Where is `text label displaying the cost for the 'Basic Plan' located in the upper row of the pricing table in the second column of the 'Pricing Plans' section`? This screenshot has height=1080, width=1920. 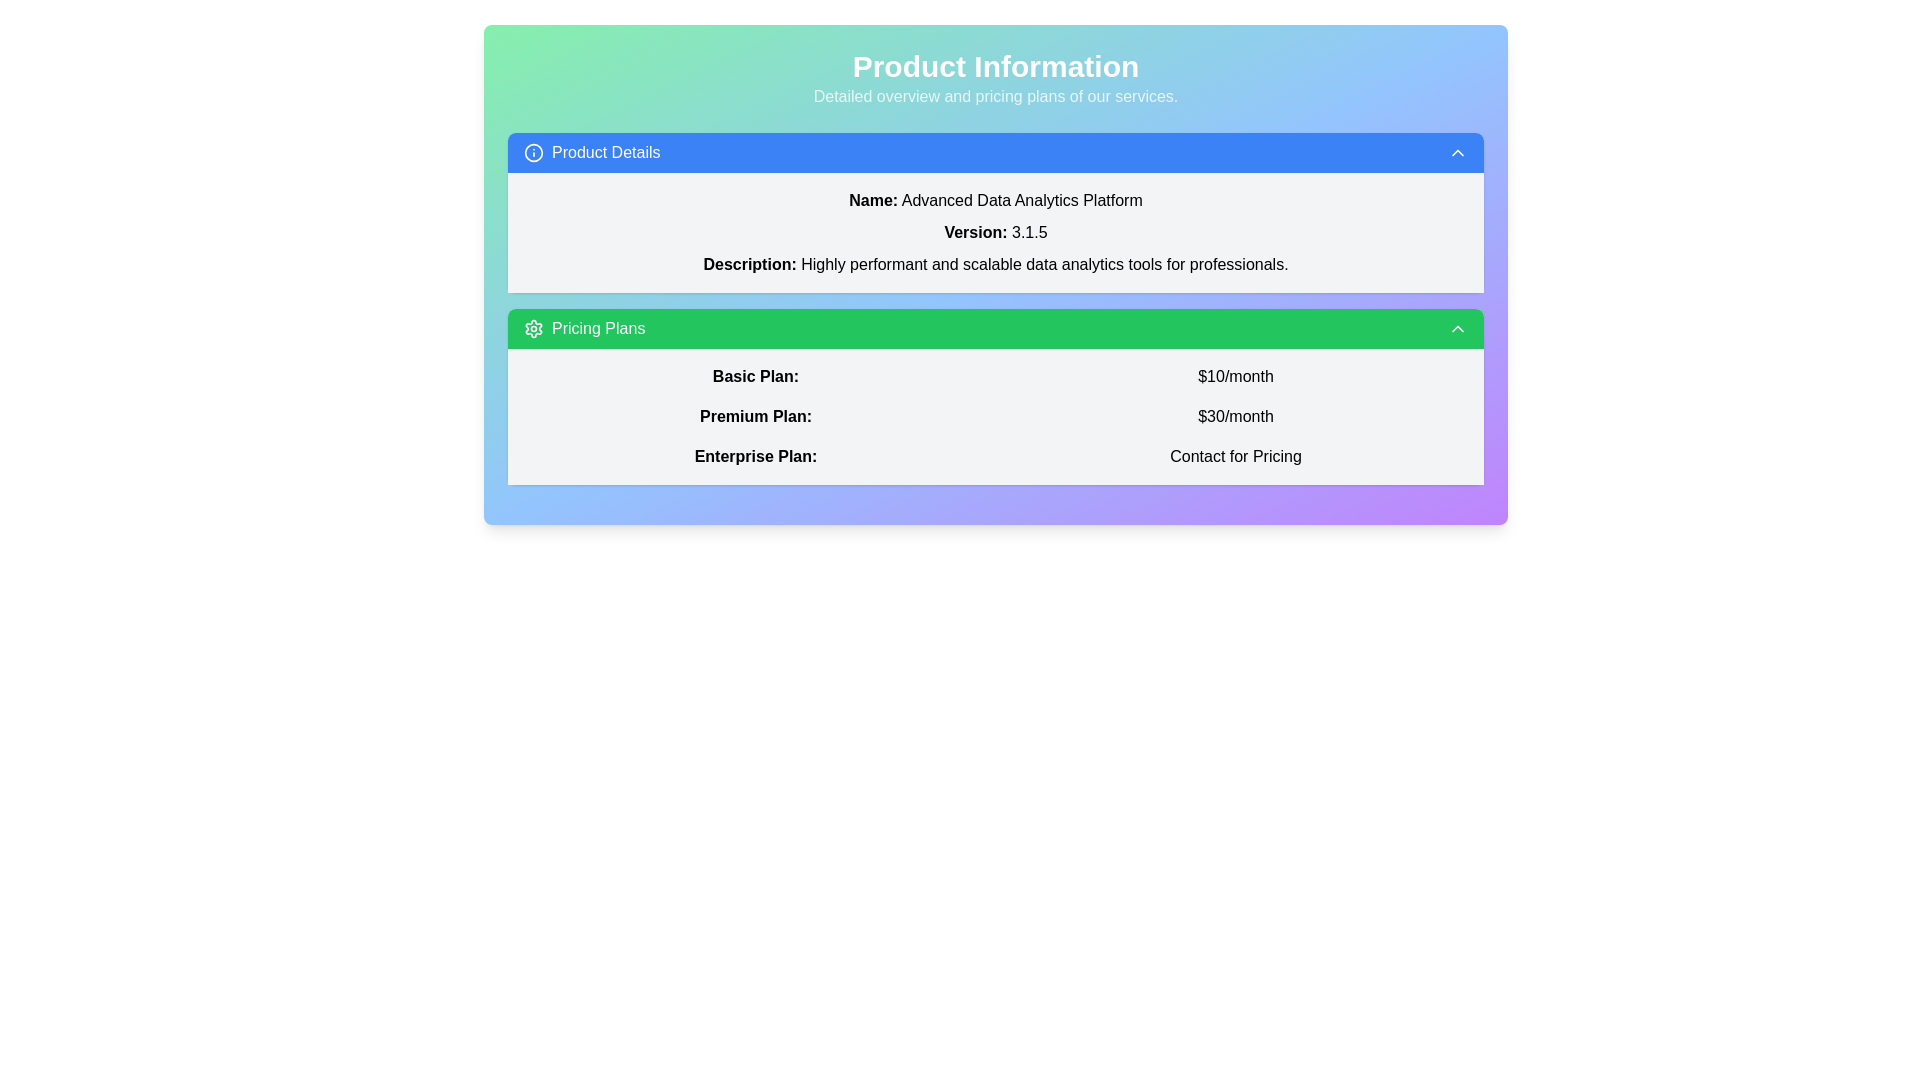
text label displaying the cost for the 'Basic Plan' located in the upper row of the pricing table in the second column of the 'Pricing Plans' section is located at coordinates (1235, 377).